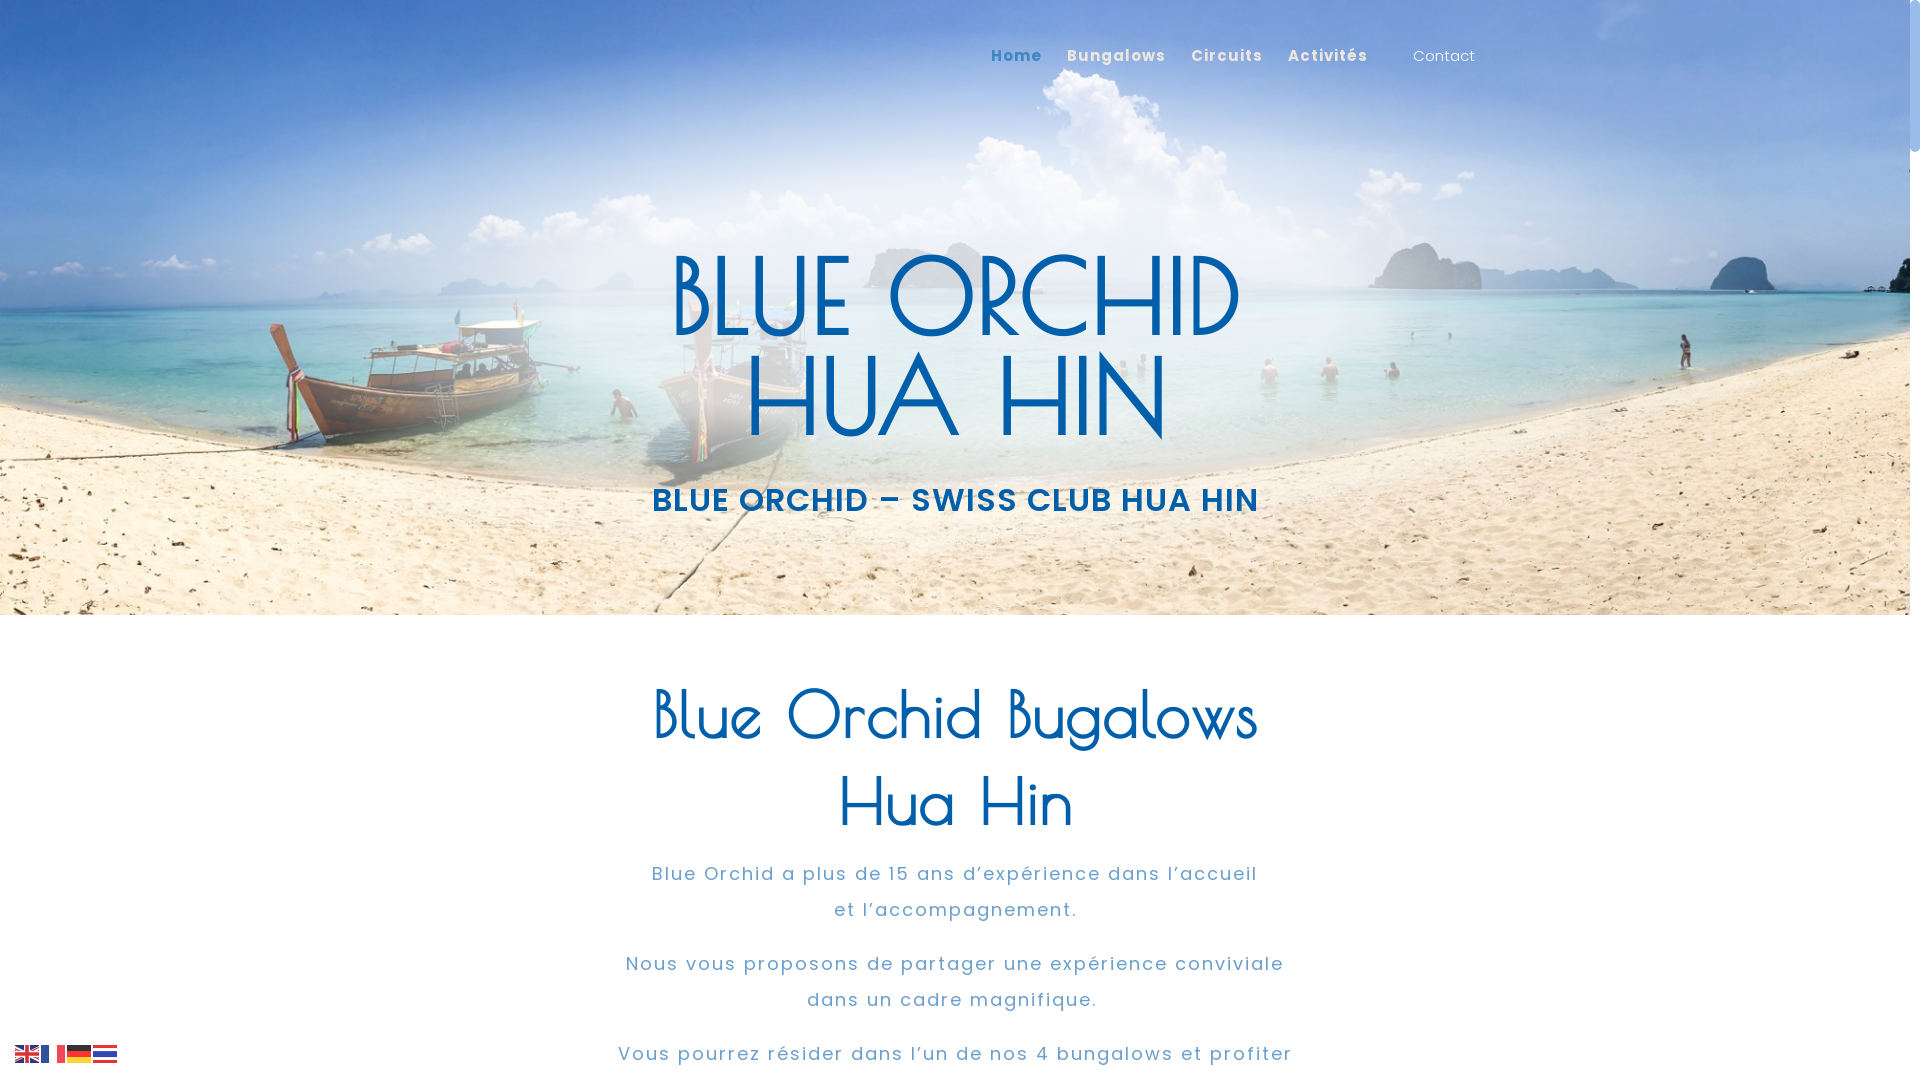 The height and width of the screenshot is (1080, 1920). What do you see at coordinates (1016, 68) in the screenshot?
I see `'Home'` at bounding box center [1016, 68].